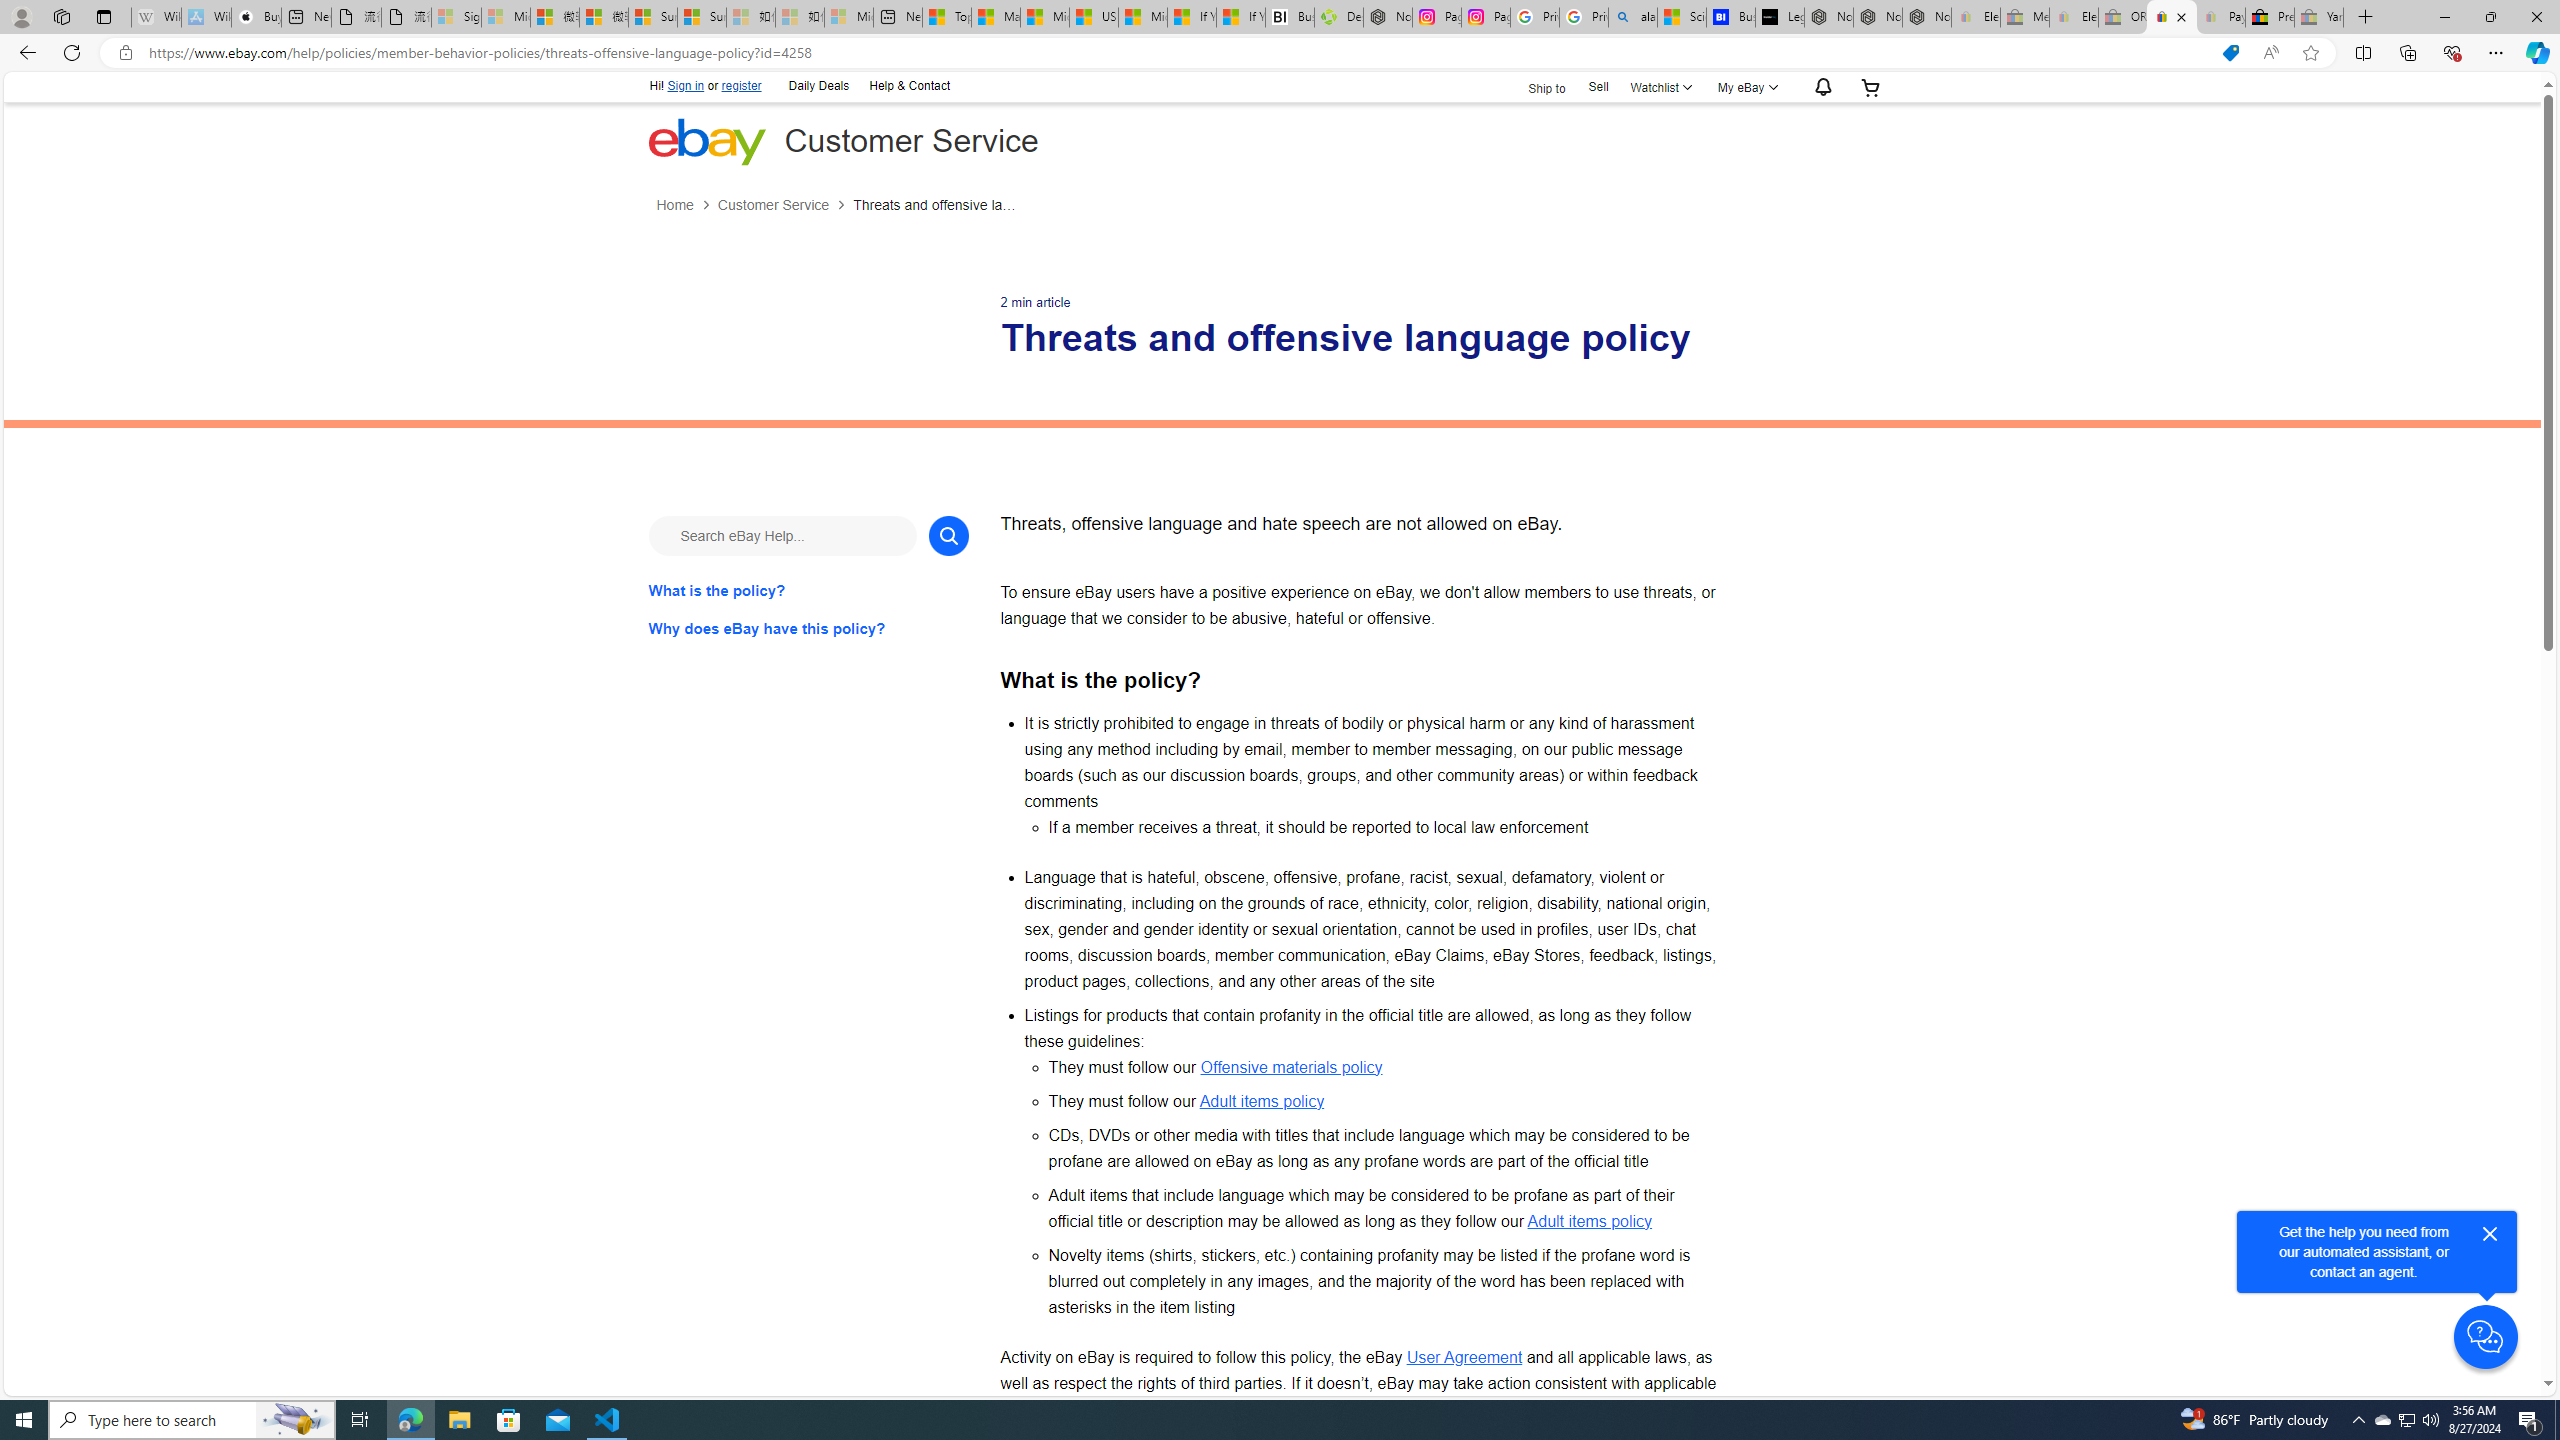 The image size is (2560, 1440). What do you see at coordinates (705, 141) in the screenshot?
I see `'eBay Home'` at bounding box center [705, 141].